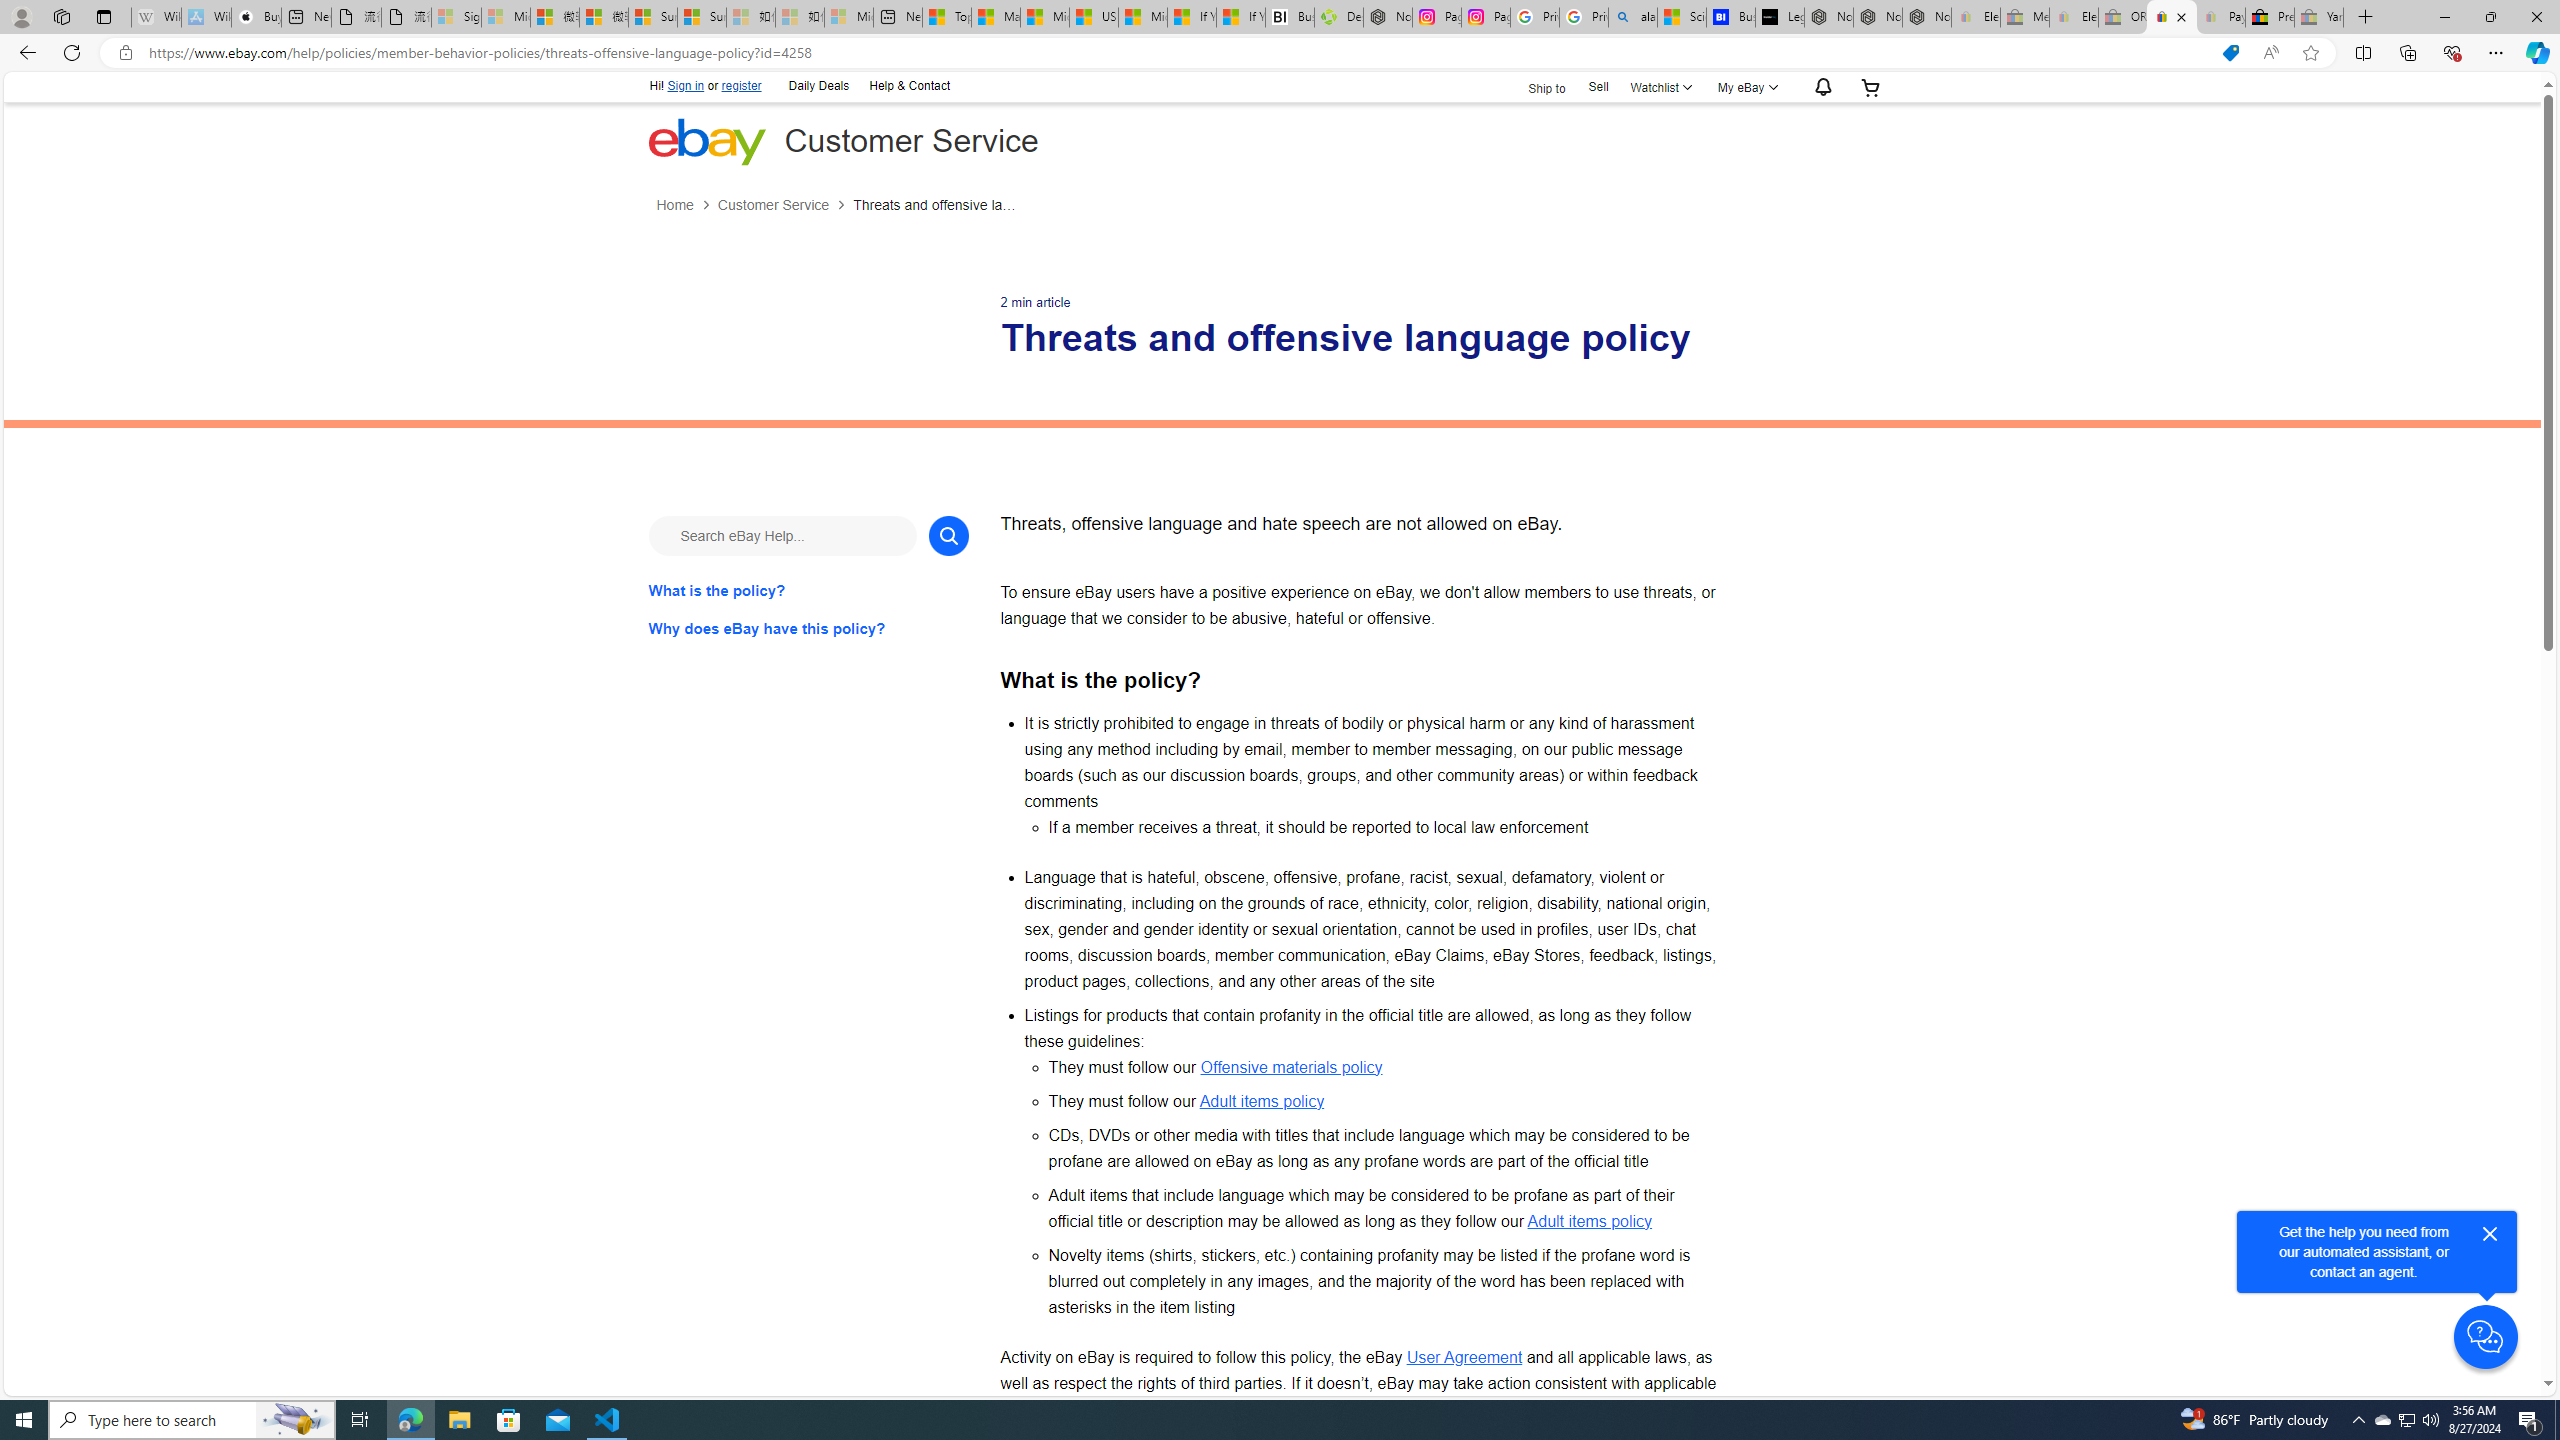 The image size is (2560, 1440). What do you see at coordinates (705, 141) in the screenshot?
I see `'eBay Home'` at bounding box center [705, 141].